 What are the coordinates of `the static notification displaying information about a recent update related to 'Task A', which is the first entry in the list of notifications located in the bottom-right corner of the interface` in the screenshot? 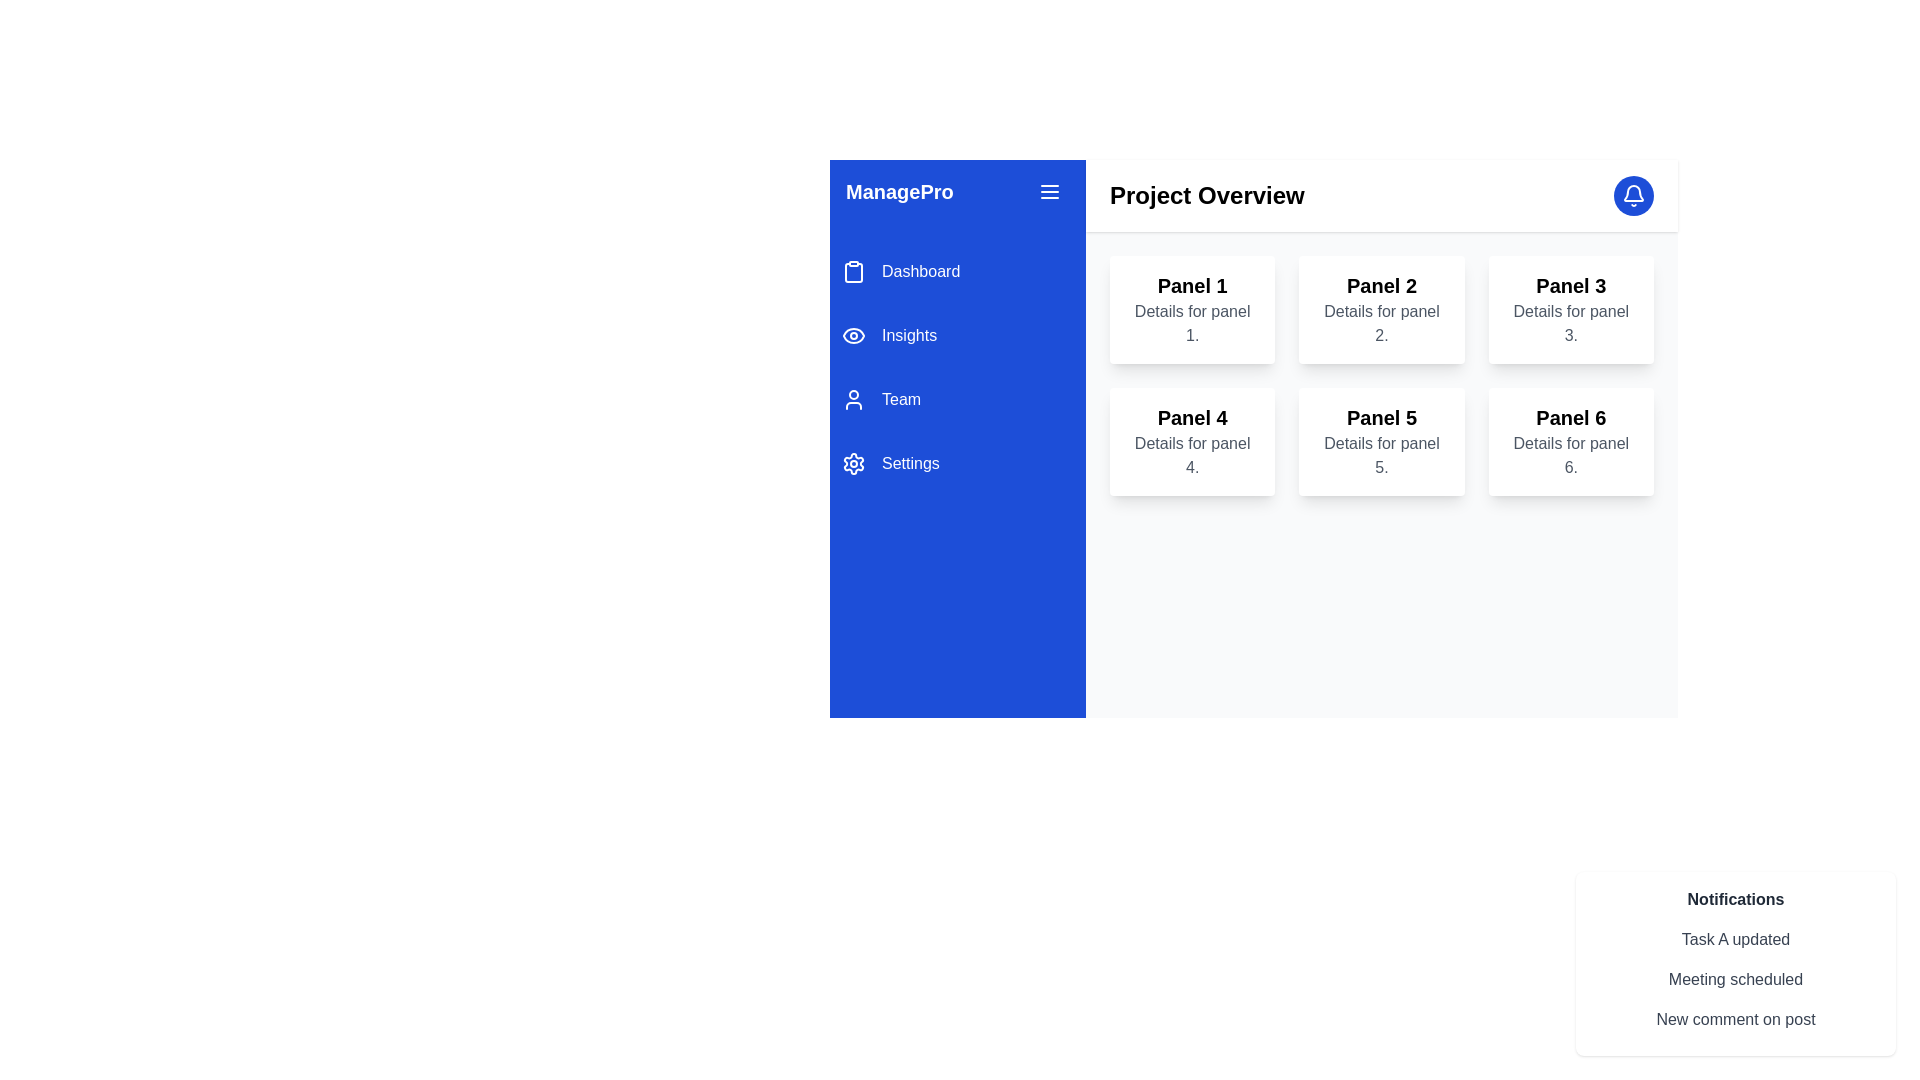 It's located at (1735, 940).